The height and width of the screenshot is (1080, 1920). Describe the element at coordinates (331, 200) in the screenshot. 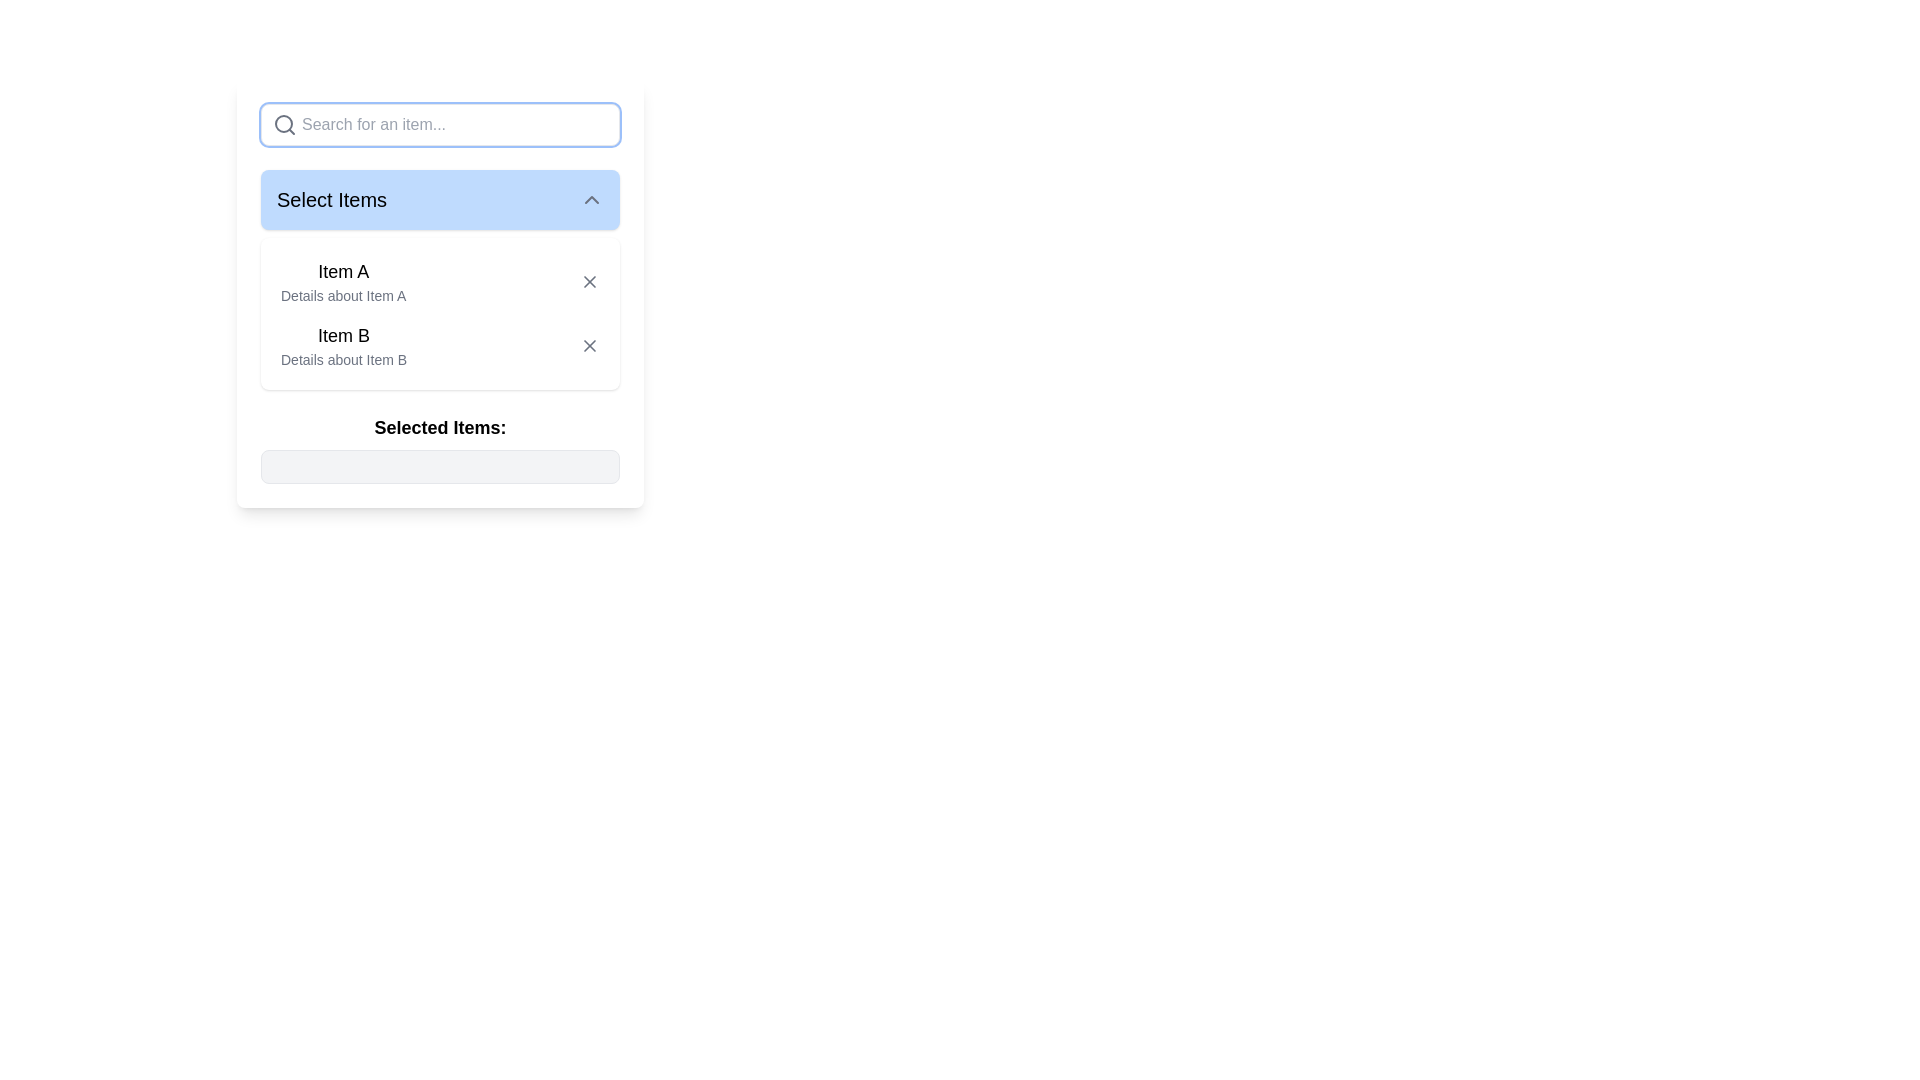

I see `the 'Select Items' text label, which is displayed in bold black font on a blue rounded rectangle background, located near the upper part of the interface just below the search bar` at that location.